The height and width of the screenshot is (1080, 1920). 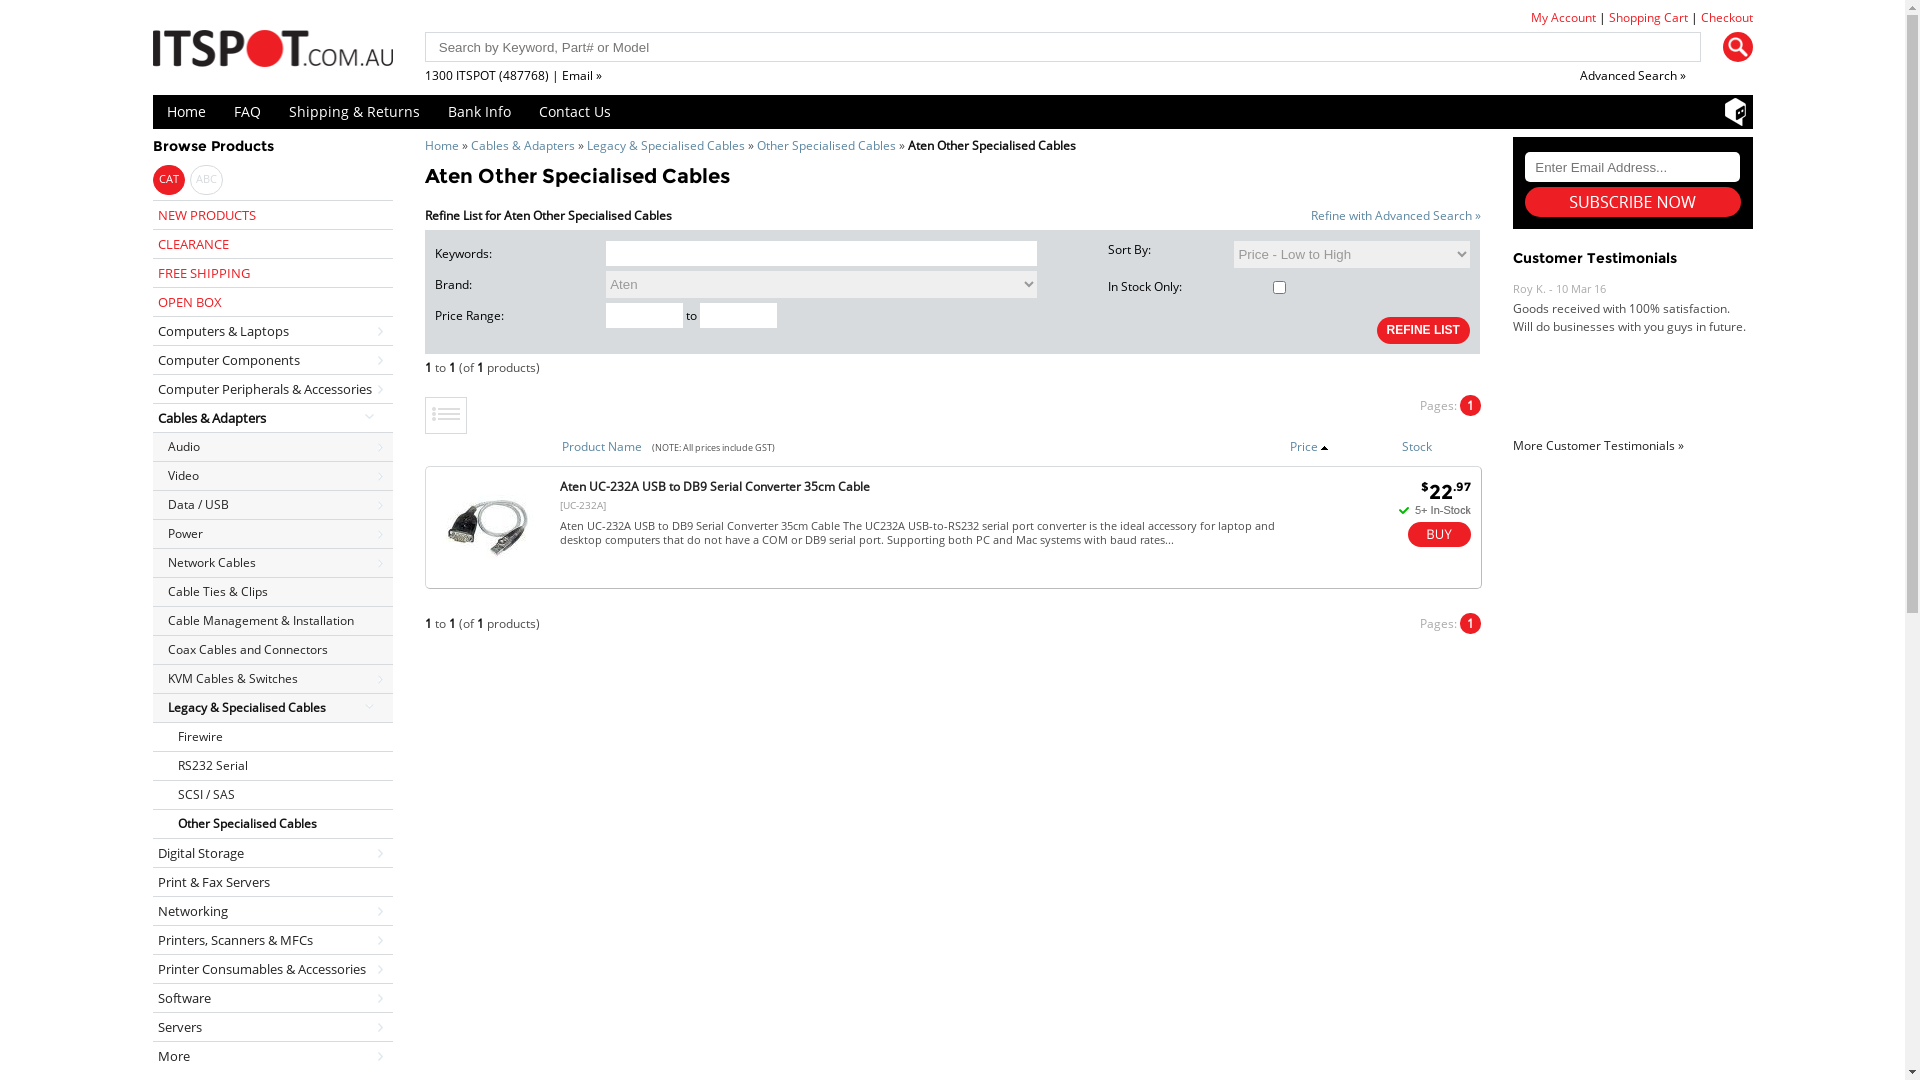 What do you see at coordinates (1608, 18) in the screenshot?
I see `'Shopping Cart'` at bounding box center [1608, 18].